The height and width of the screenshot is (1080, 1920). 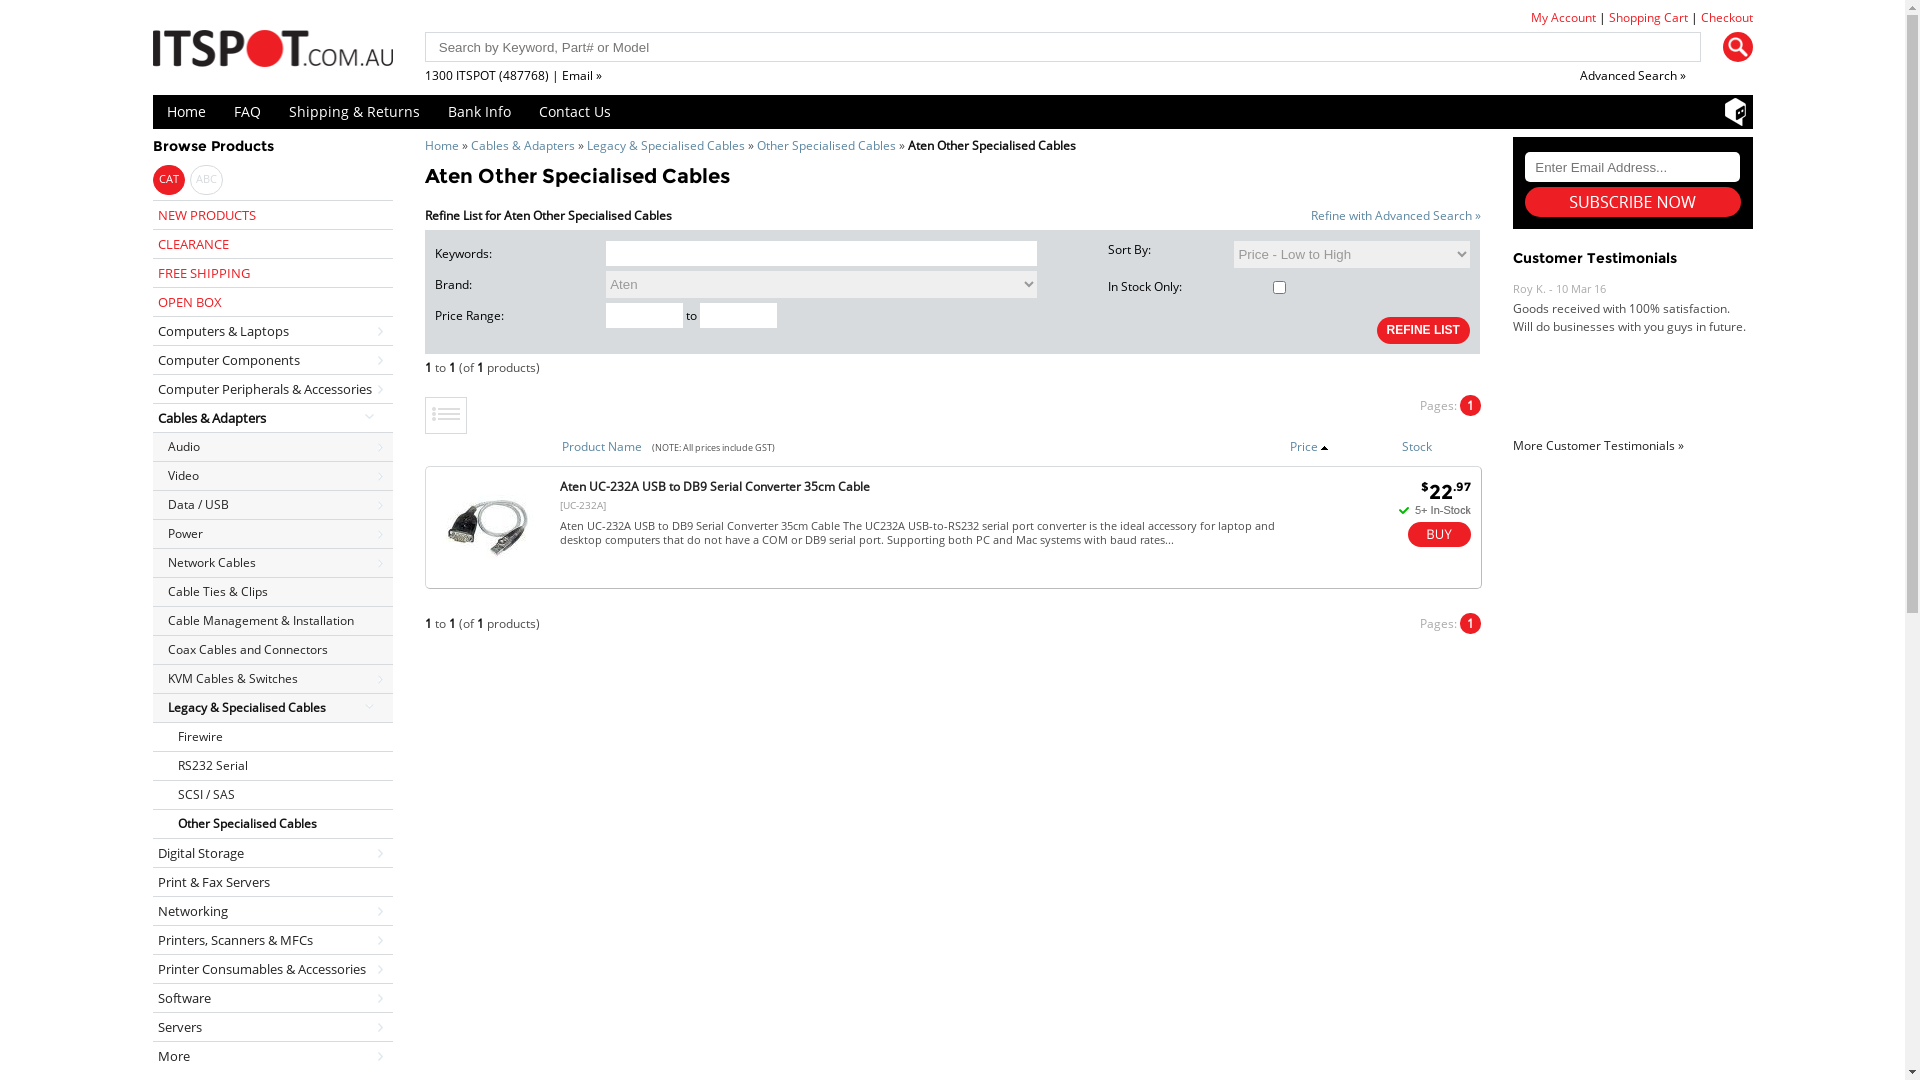 What do you see at coordinates (1608, 18) in the screenshot?
I see `'Shopping Cart'` at bounding box center [1608, 18].